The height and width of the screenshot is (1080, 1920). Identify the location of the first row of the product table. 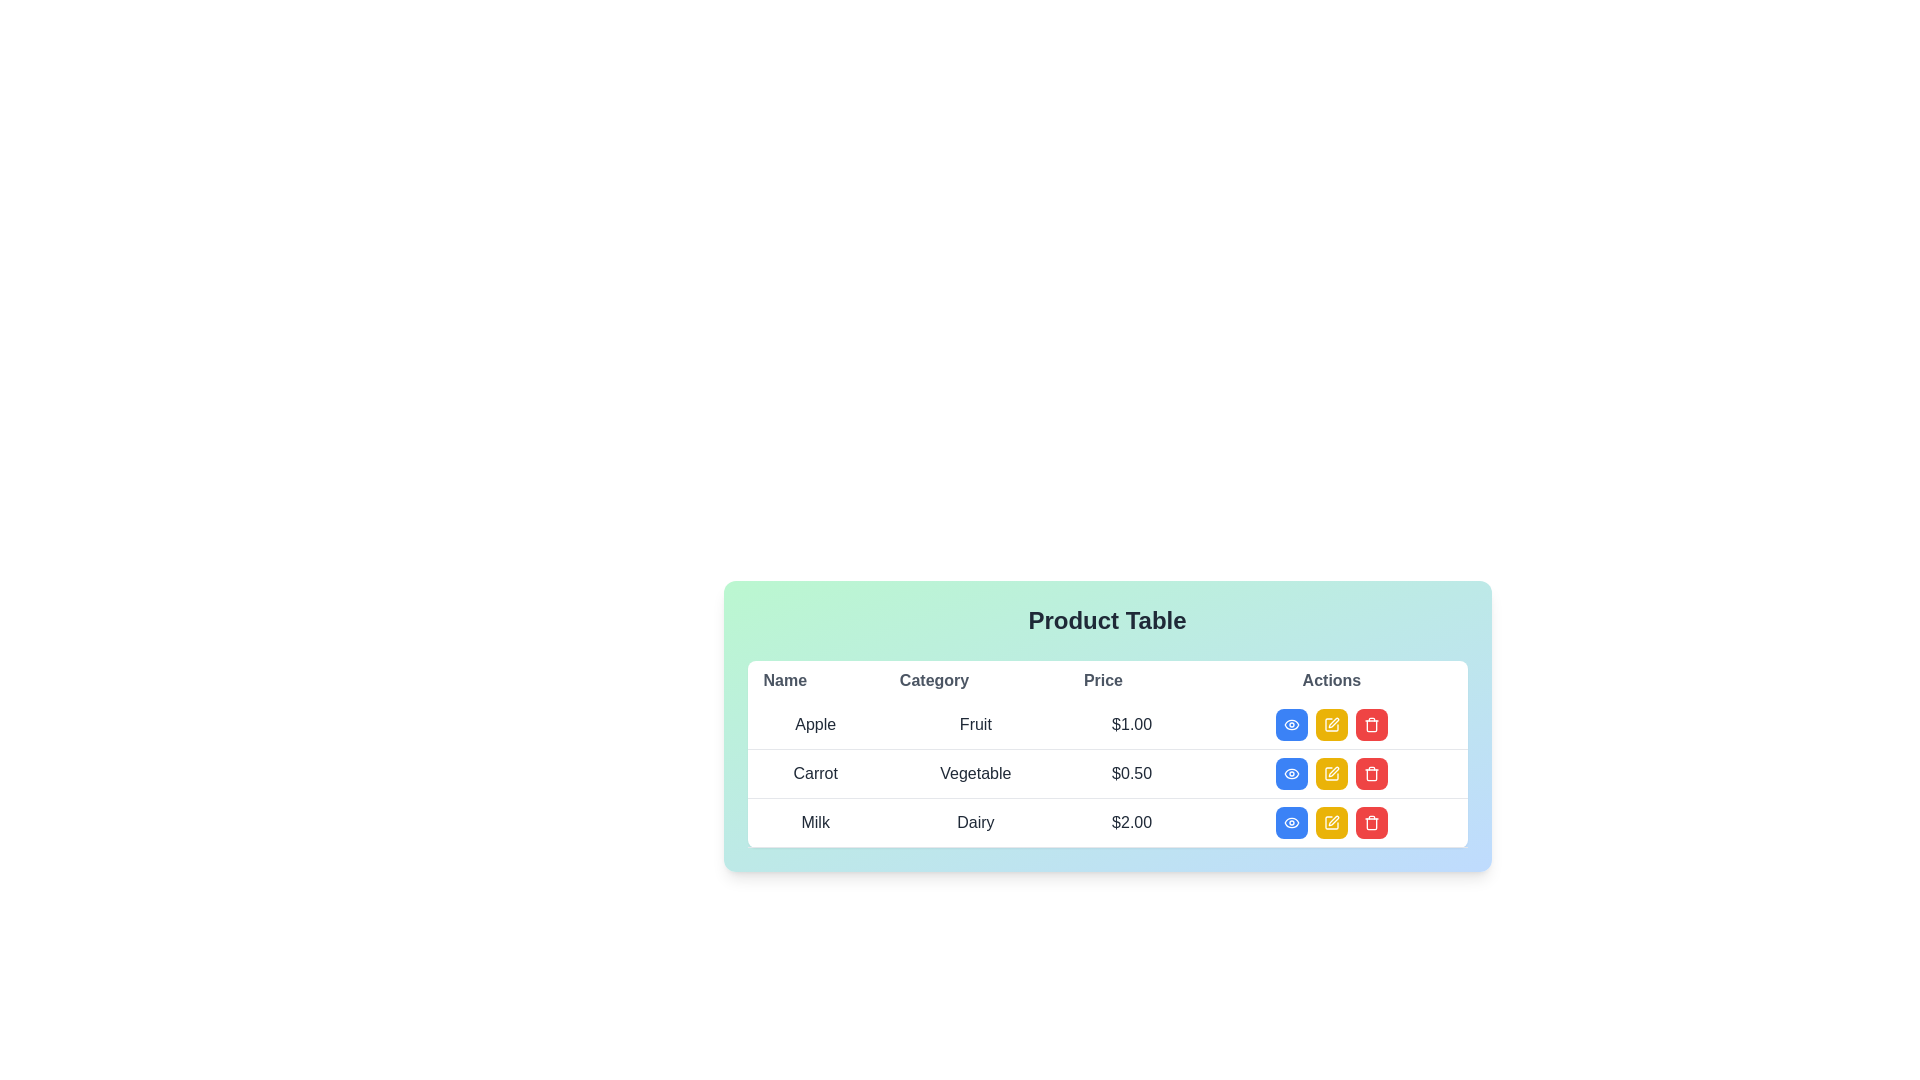
(1106, 725).